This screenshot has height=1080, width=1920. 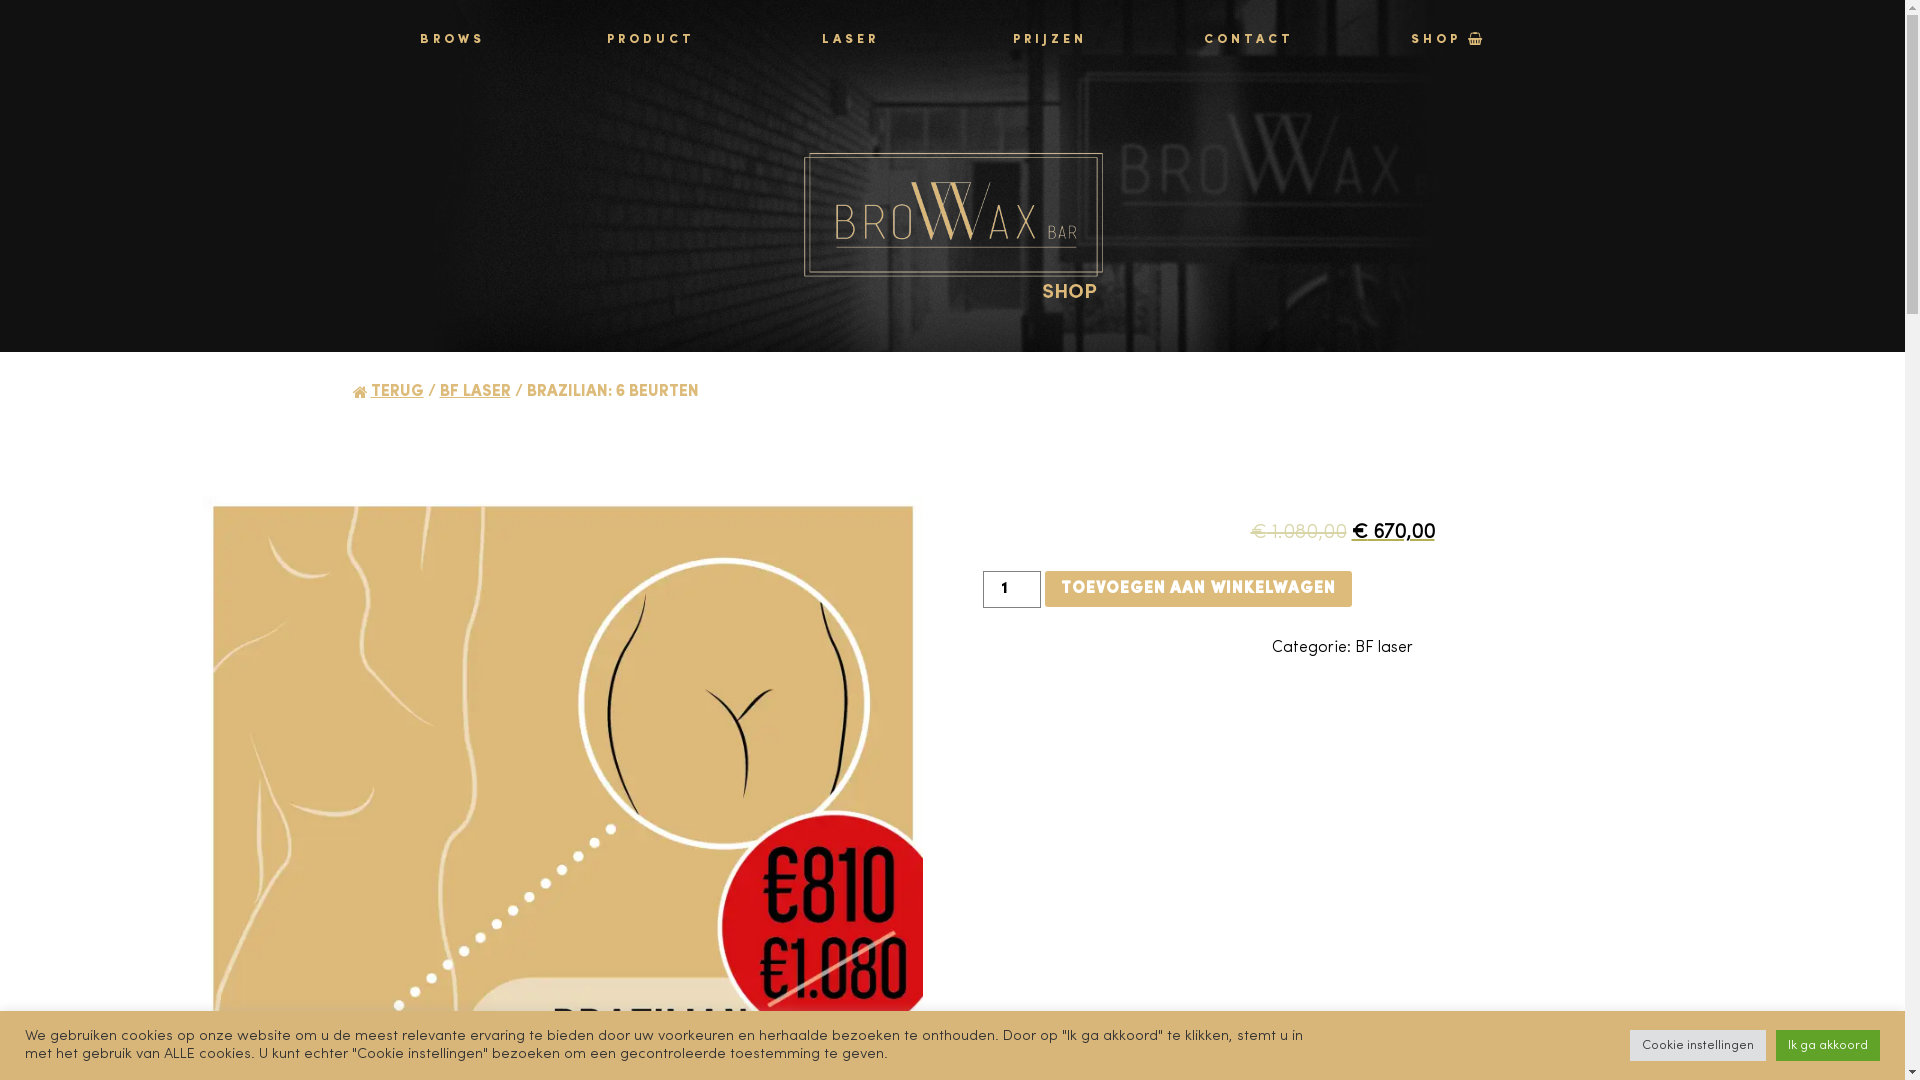 I want to click on 'CONTACT', so click(x=1150, y=39).